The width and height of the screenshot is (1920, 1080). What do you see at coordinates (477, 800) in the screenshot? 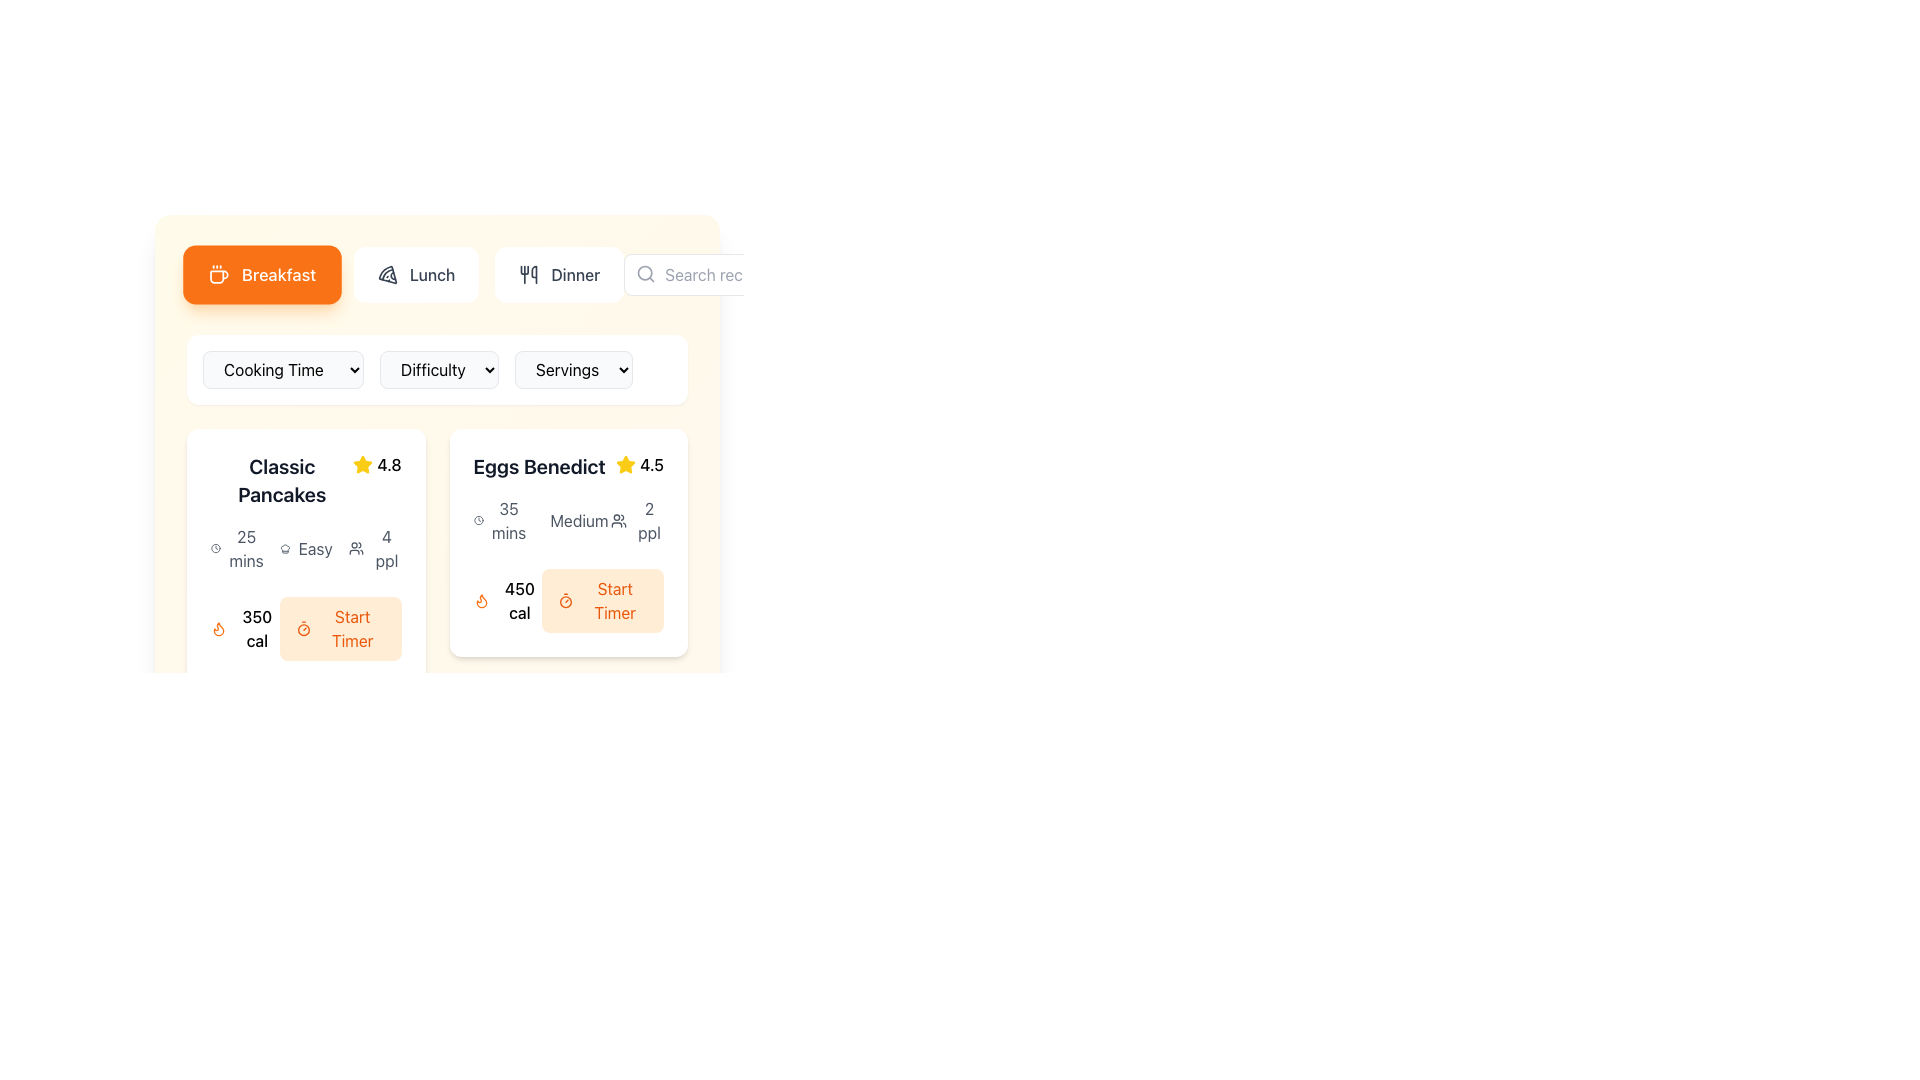
I see `the clock icon indicating the preparation time for the 'Classic Pancakes' recipe, positioned to the left of the text '20 mins'` at bounding box center [477, 800].